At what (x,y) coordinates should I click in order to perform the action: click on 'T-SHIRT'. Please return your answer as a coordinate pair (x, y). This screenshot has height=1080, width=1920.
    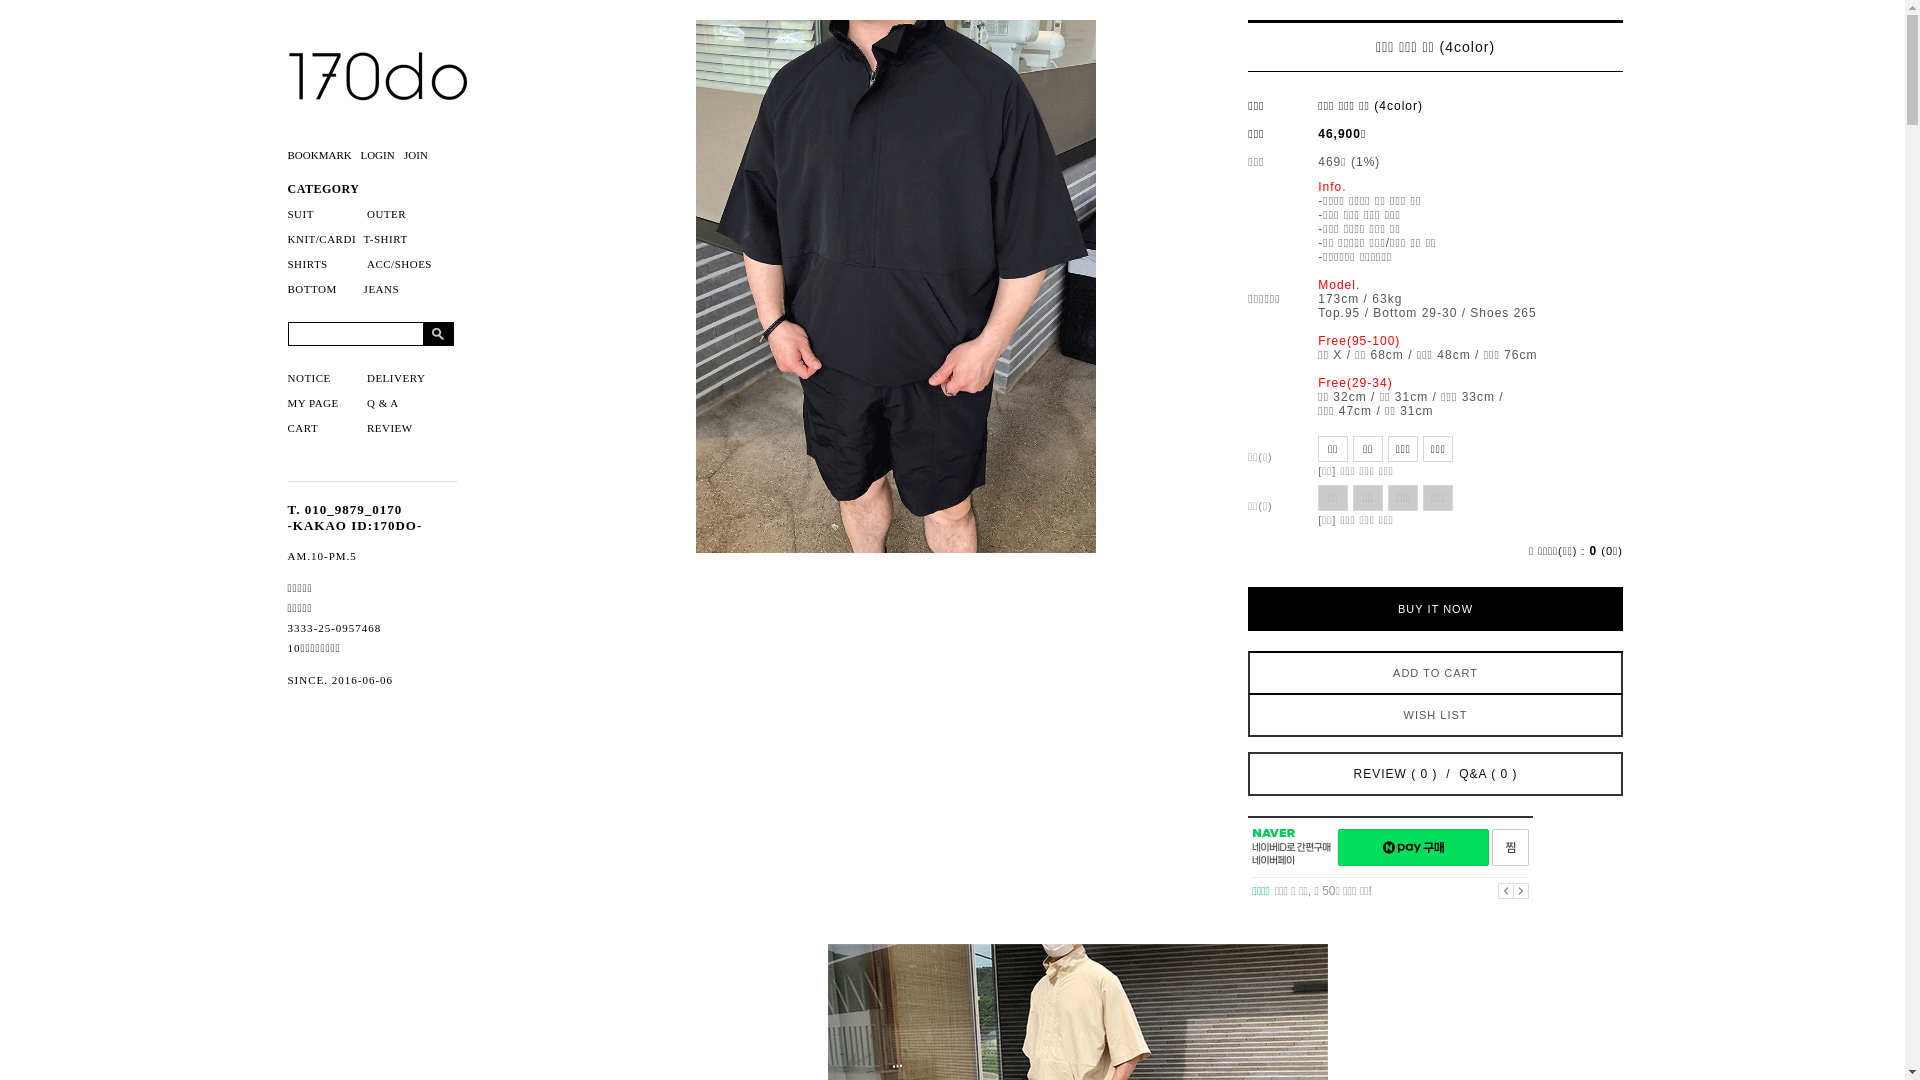
    Looking at the image, I should click on (385, 238).